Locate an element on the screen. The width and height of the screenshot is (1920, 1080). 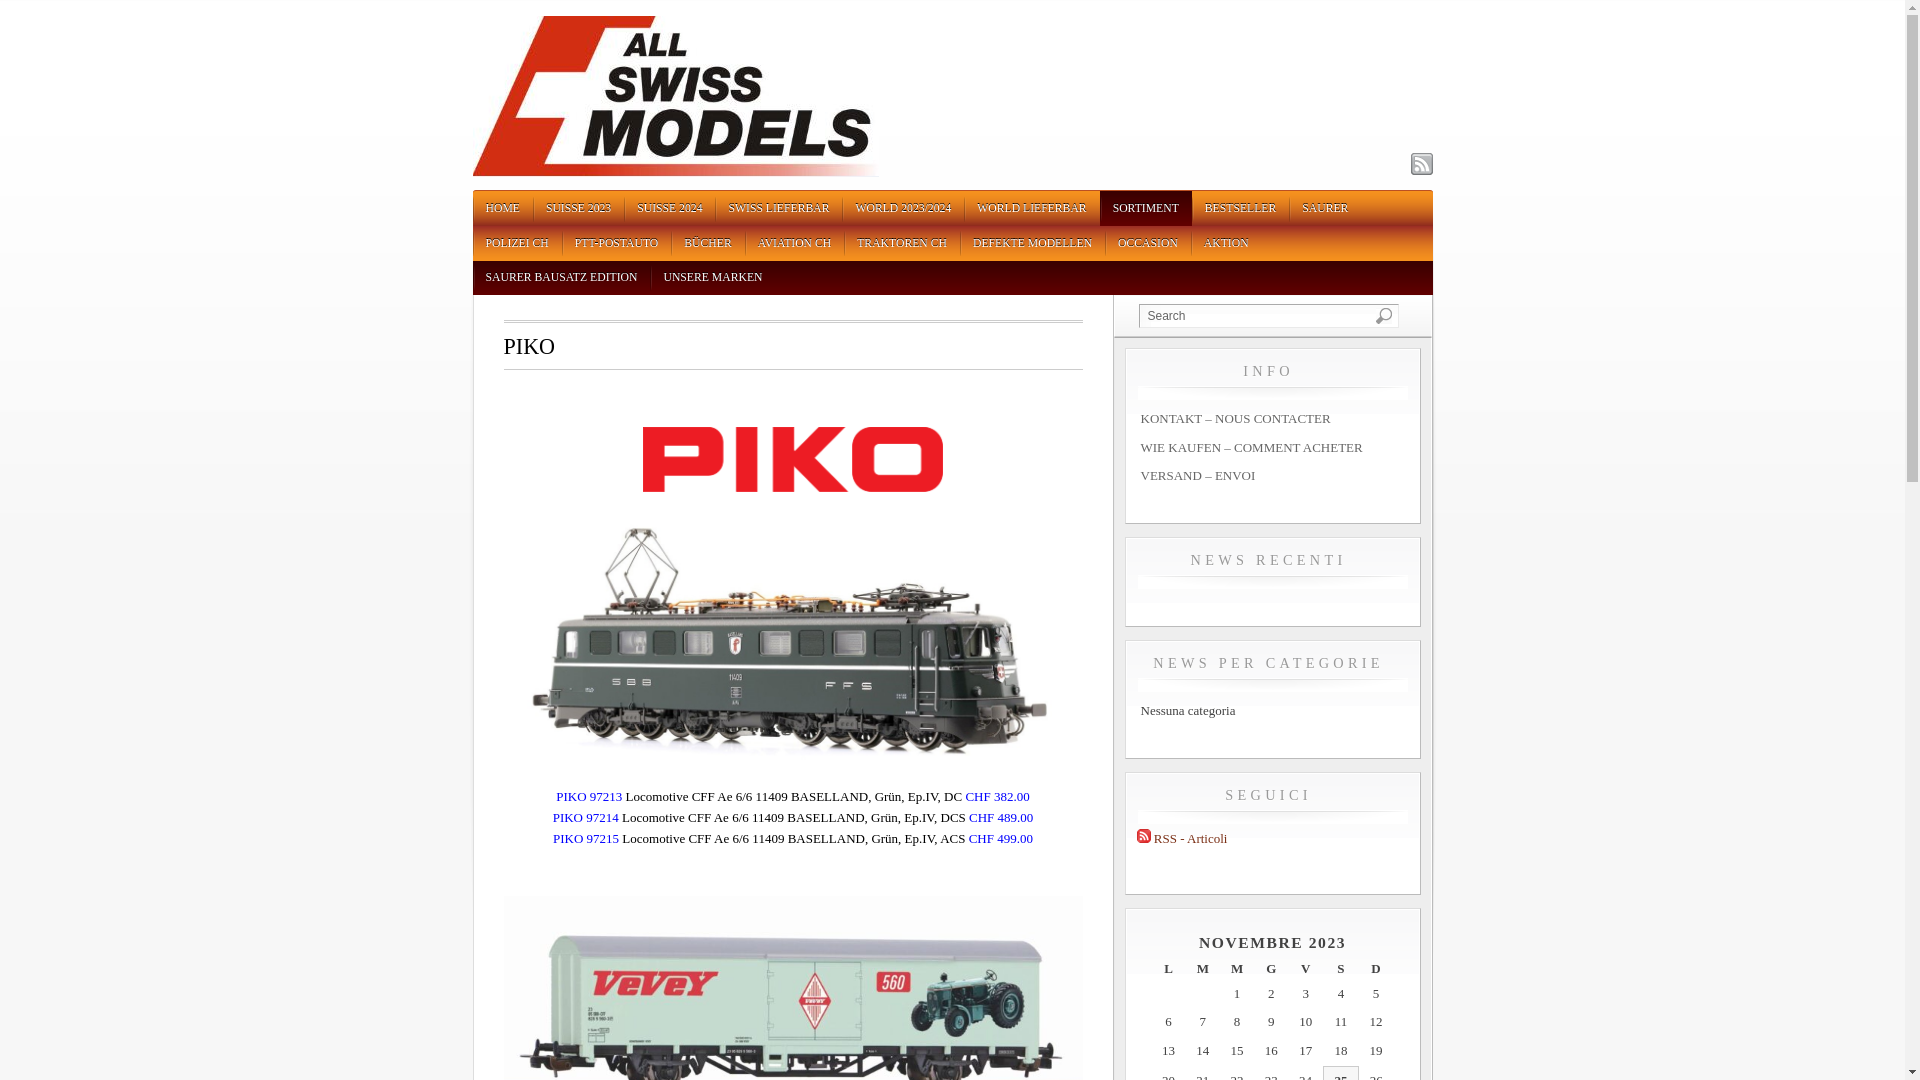
'SAURER BAUSATZ EDITION' is located at coordinates (470, 277).